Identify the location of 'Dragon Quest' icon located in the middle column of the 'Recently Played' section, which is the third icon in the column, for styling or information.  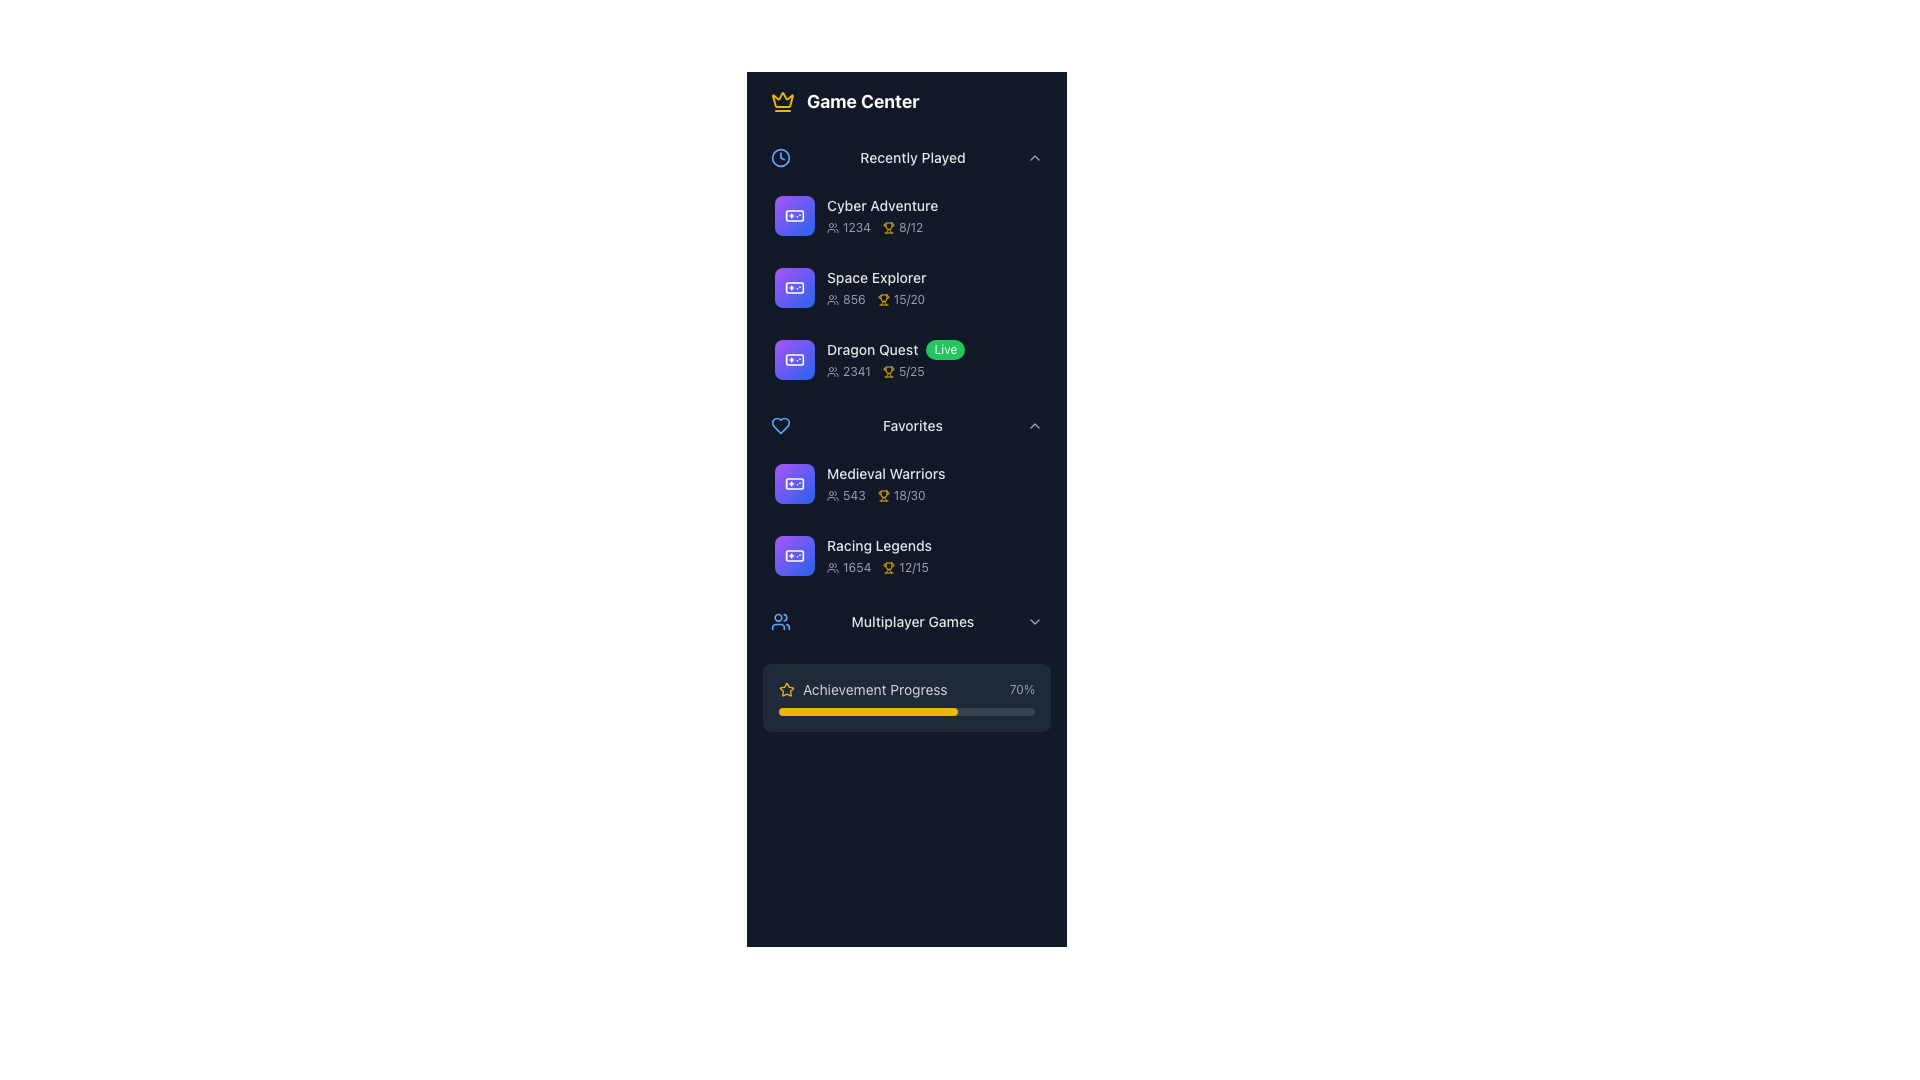
(794, 358).